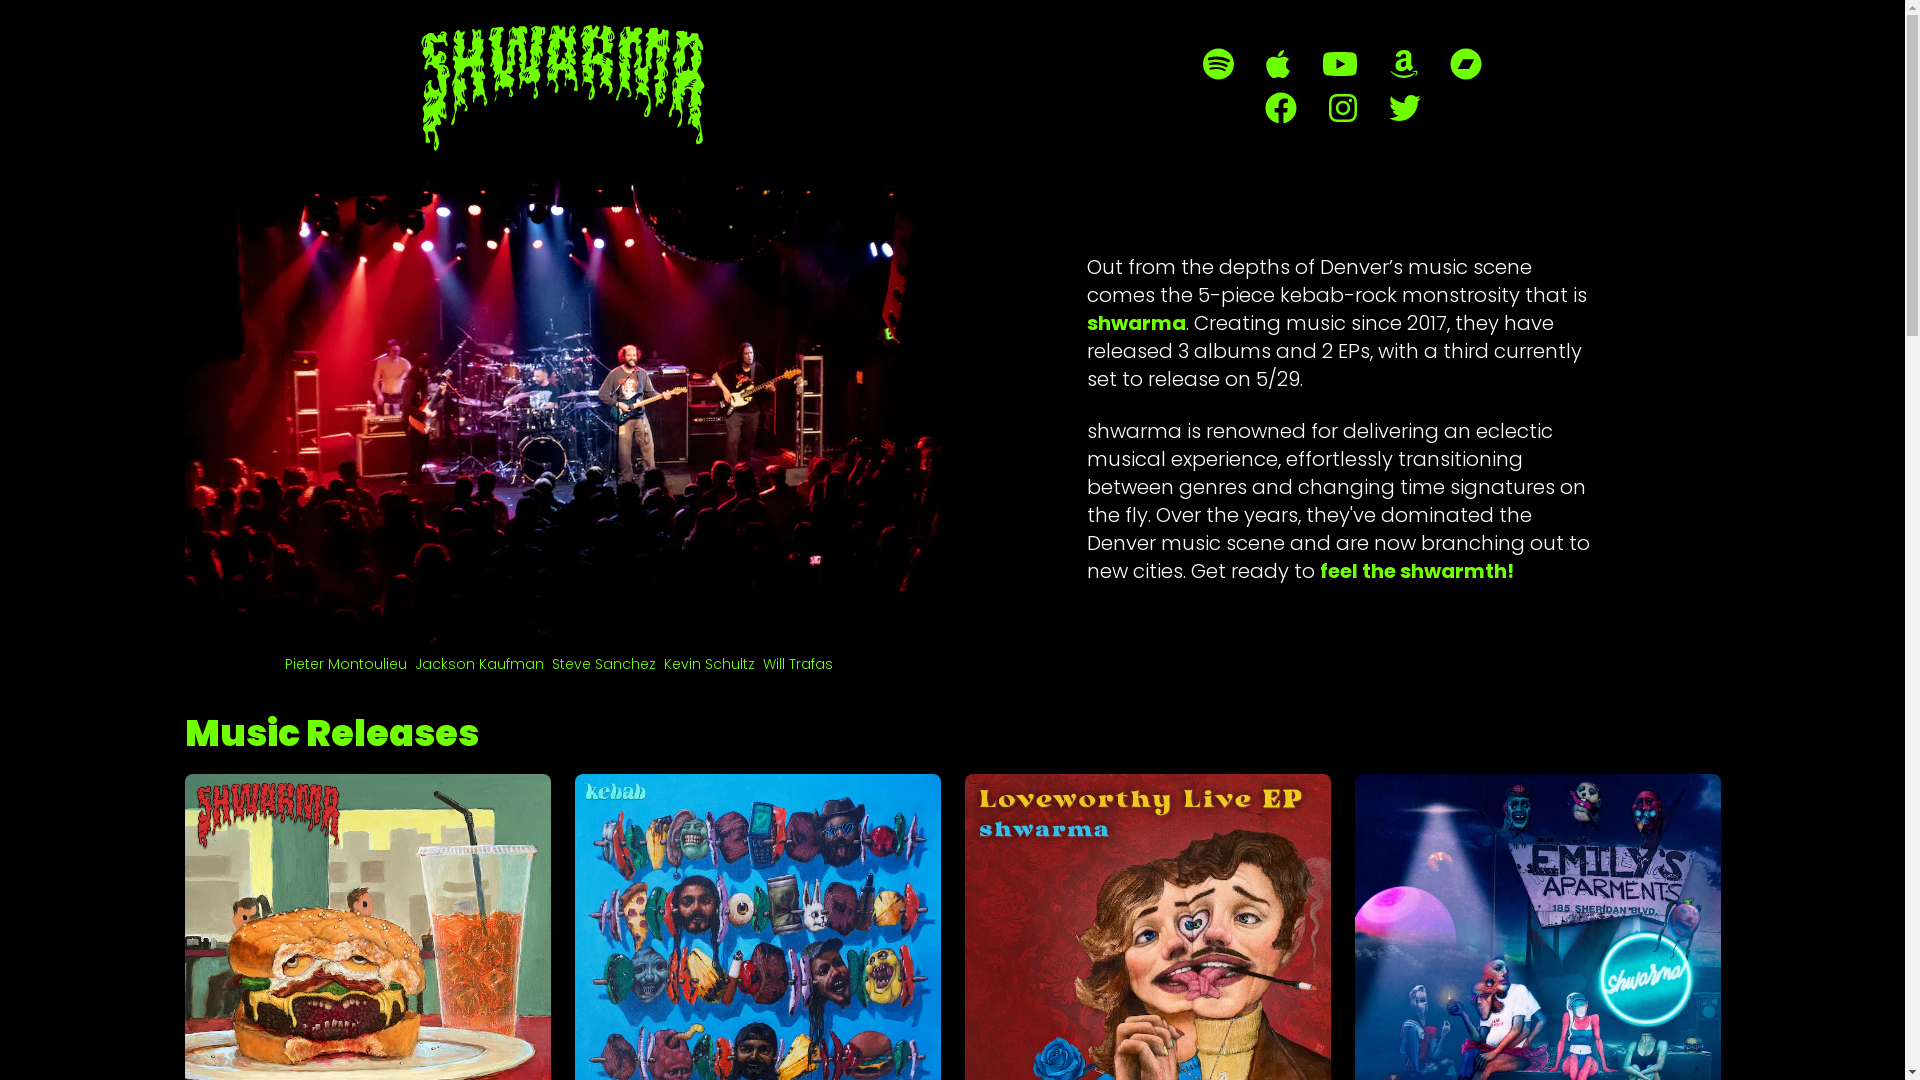 The image size is (1920, 1080). What do you see at coordinates (1217, 63) in the screenshot?
I see `'Spotify'` at bounding box center [1217, 63].